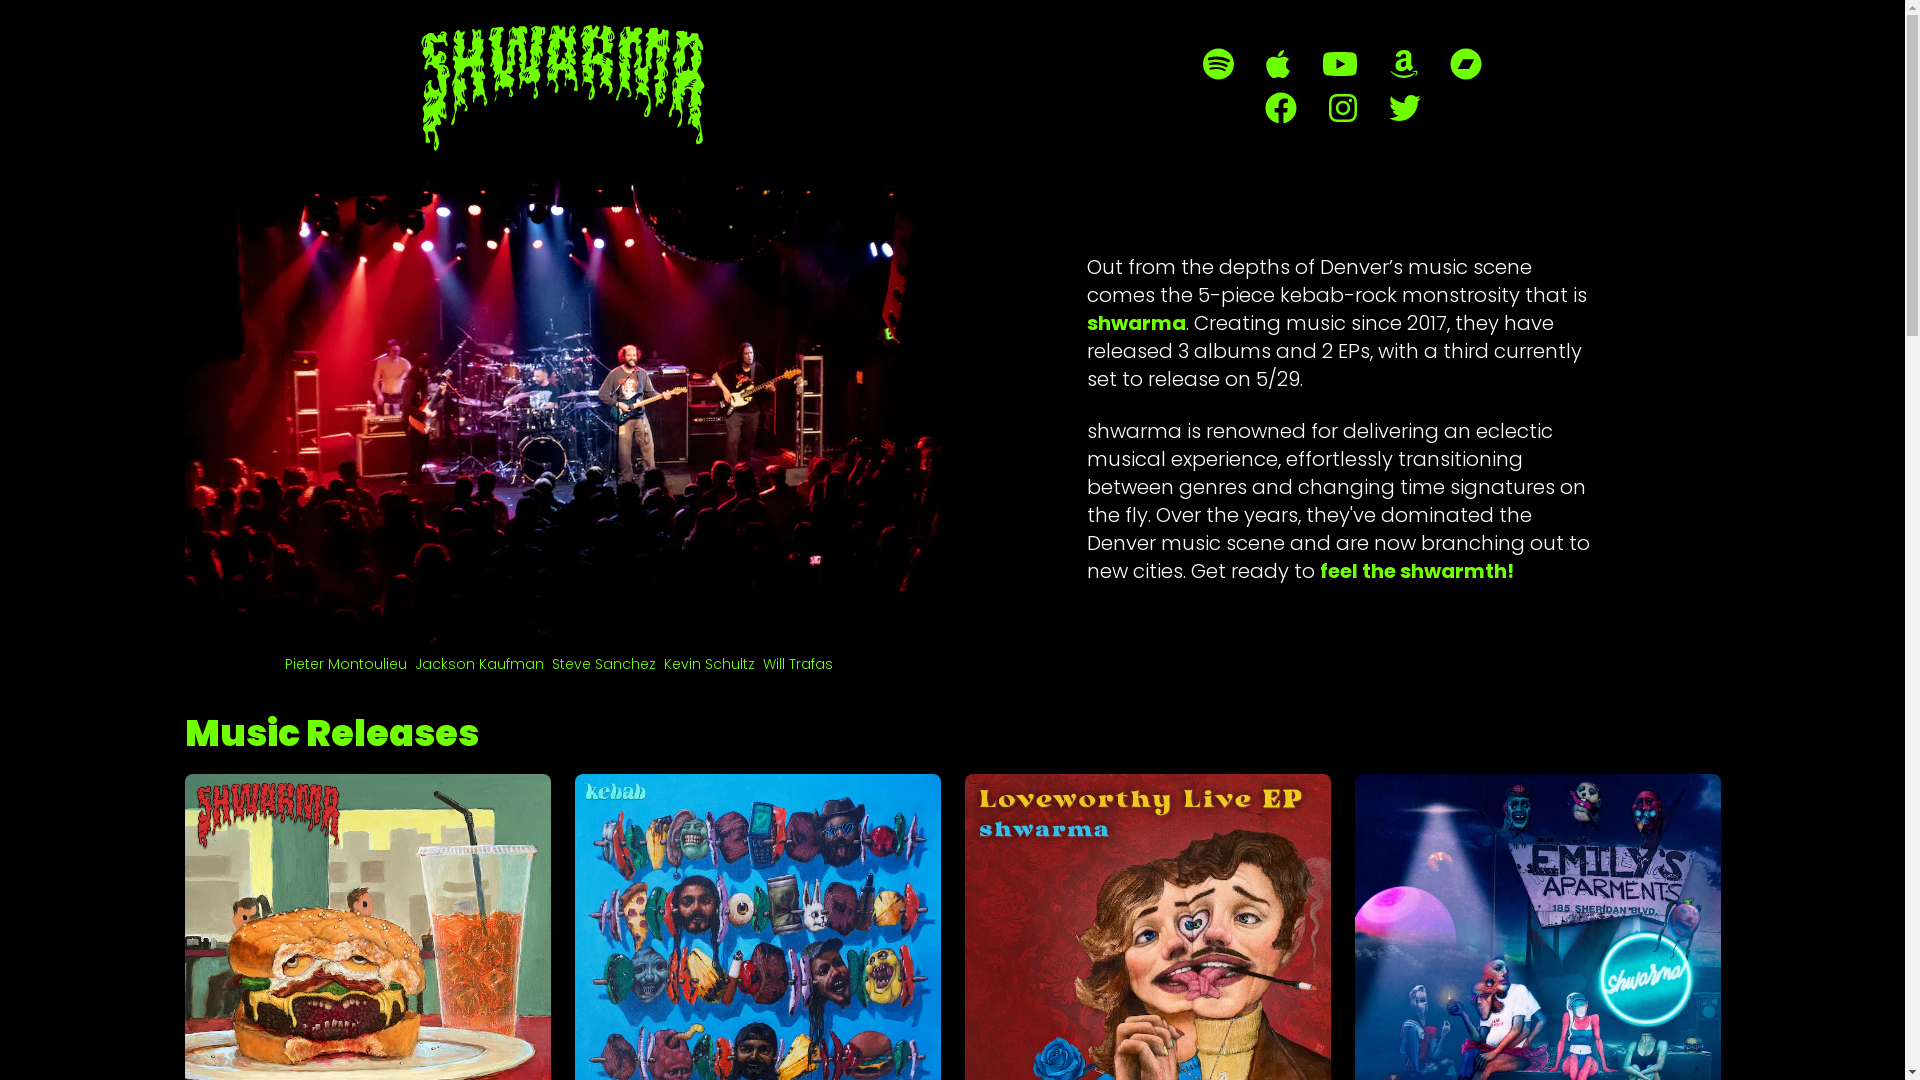 The image size is (1920, 1080). What do you see at coordinates (1217, 63) in the screenshot?
I see `'Spotify'` at bounding box center [1217, 63].